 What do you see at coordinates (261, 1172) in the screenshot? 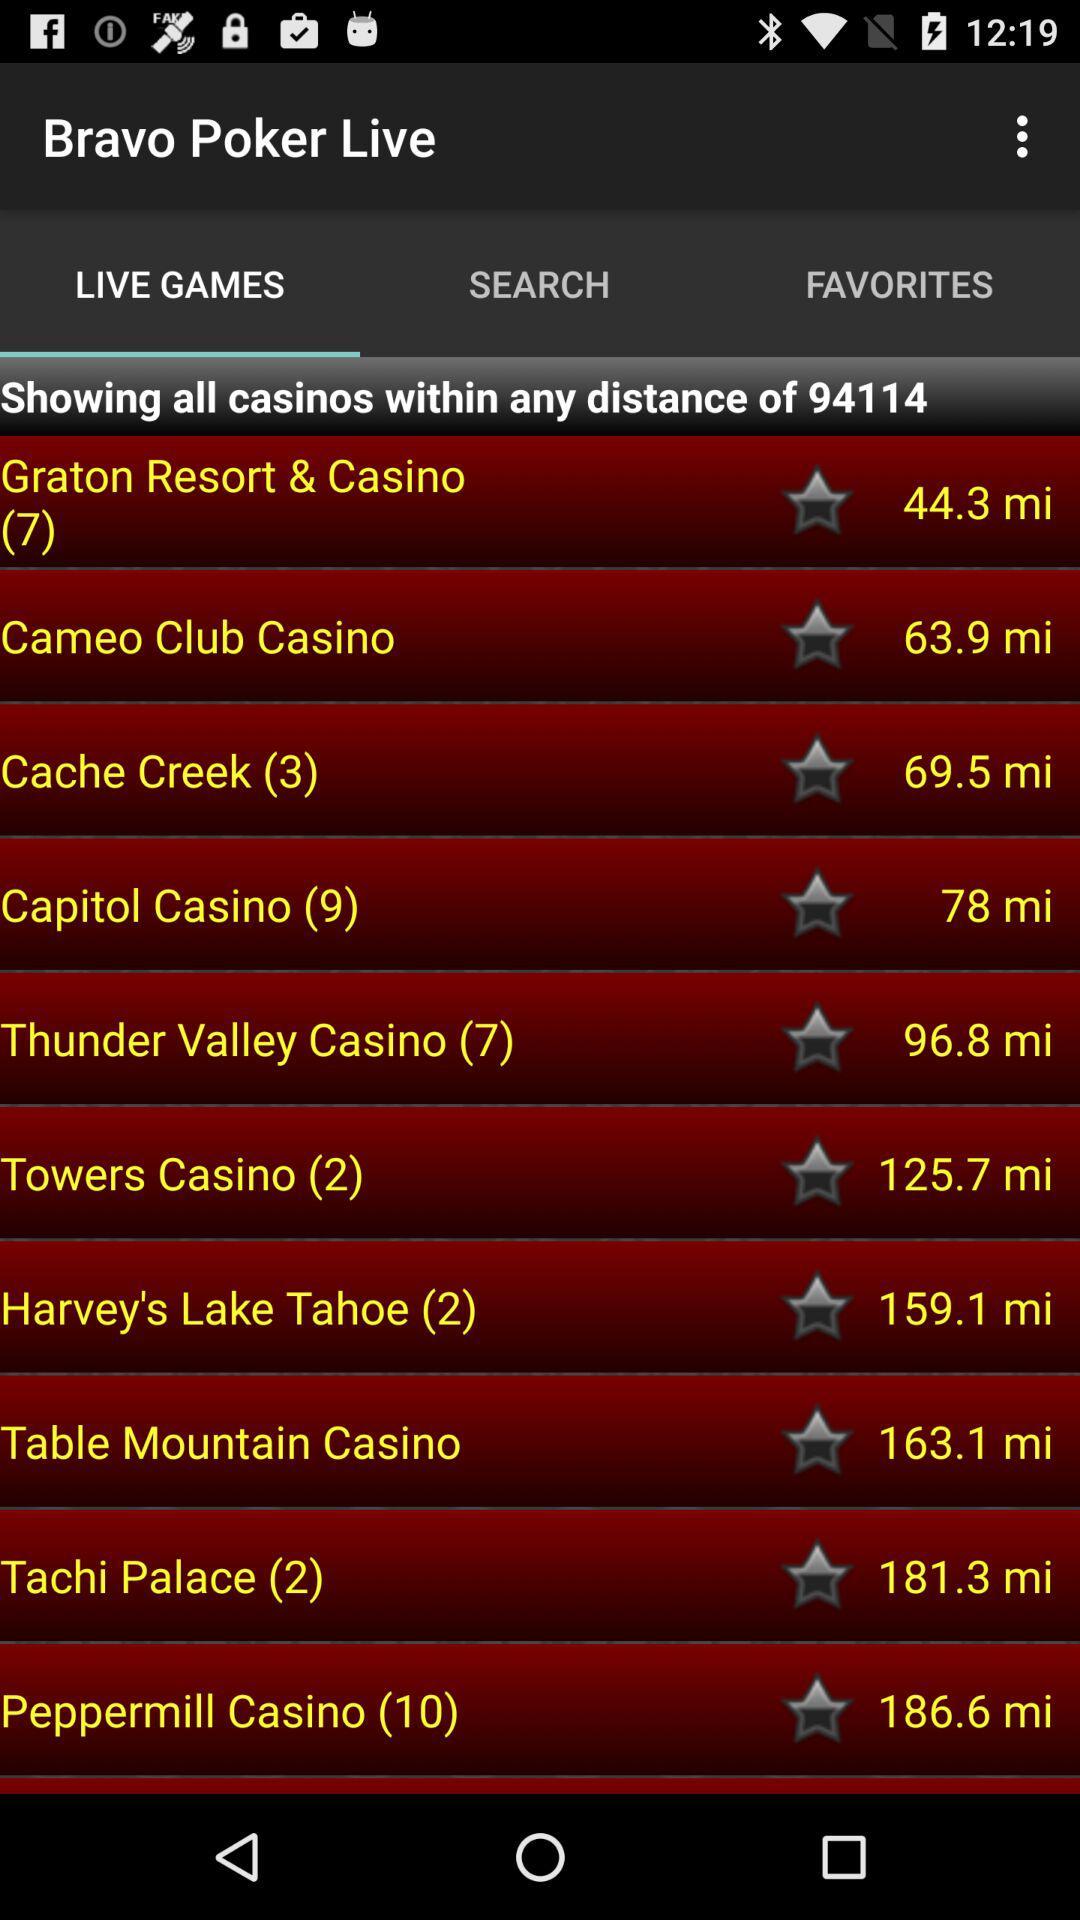
I see `towers casino (2) icon` at bounding box center [261, 1172].